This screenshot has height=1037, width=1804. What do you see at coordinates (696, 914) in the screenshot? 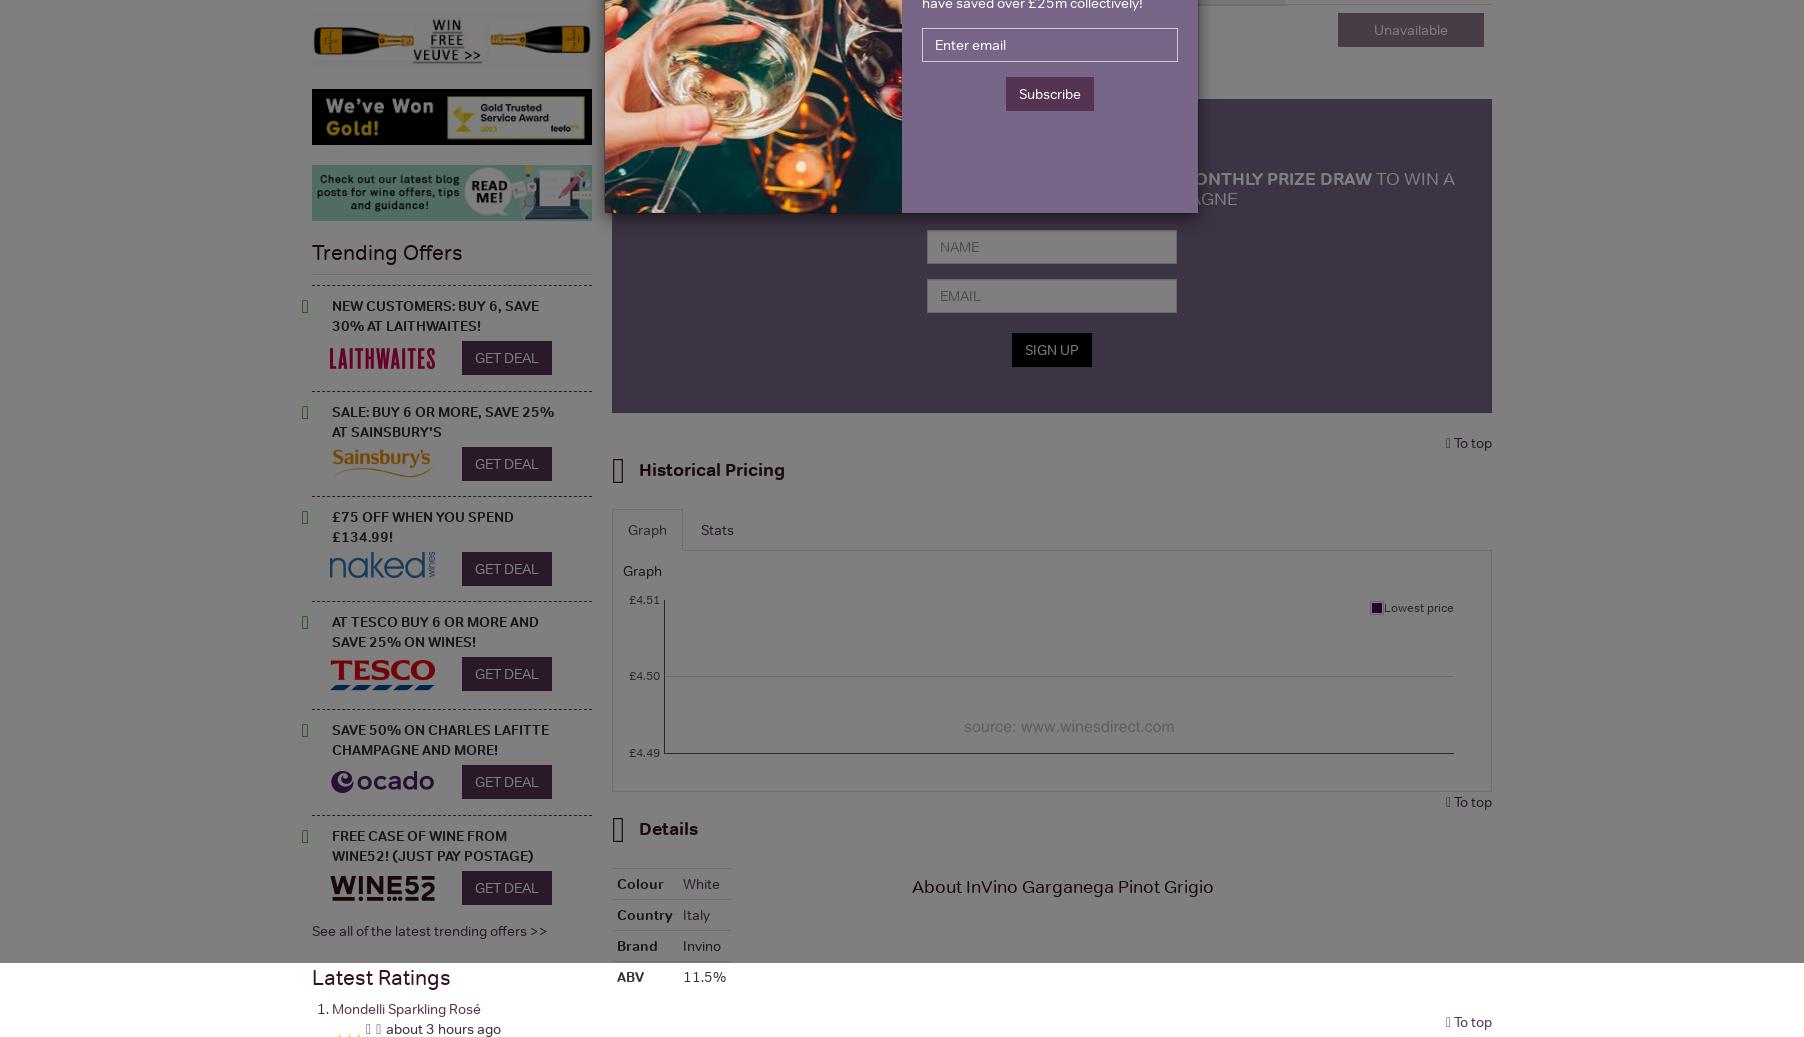
I see `'Italy'` at bounding box center [696, 914].